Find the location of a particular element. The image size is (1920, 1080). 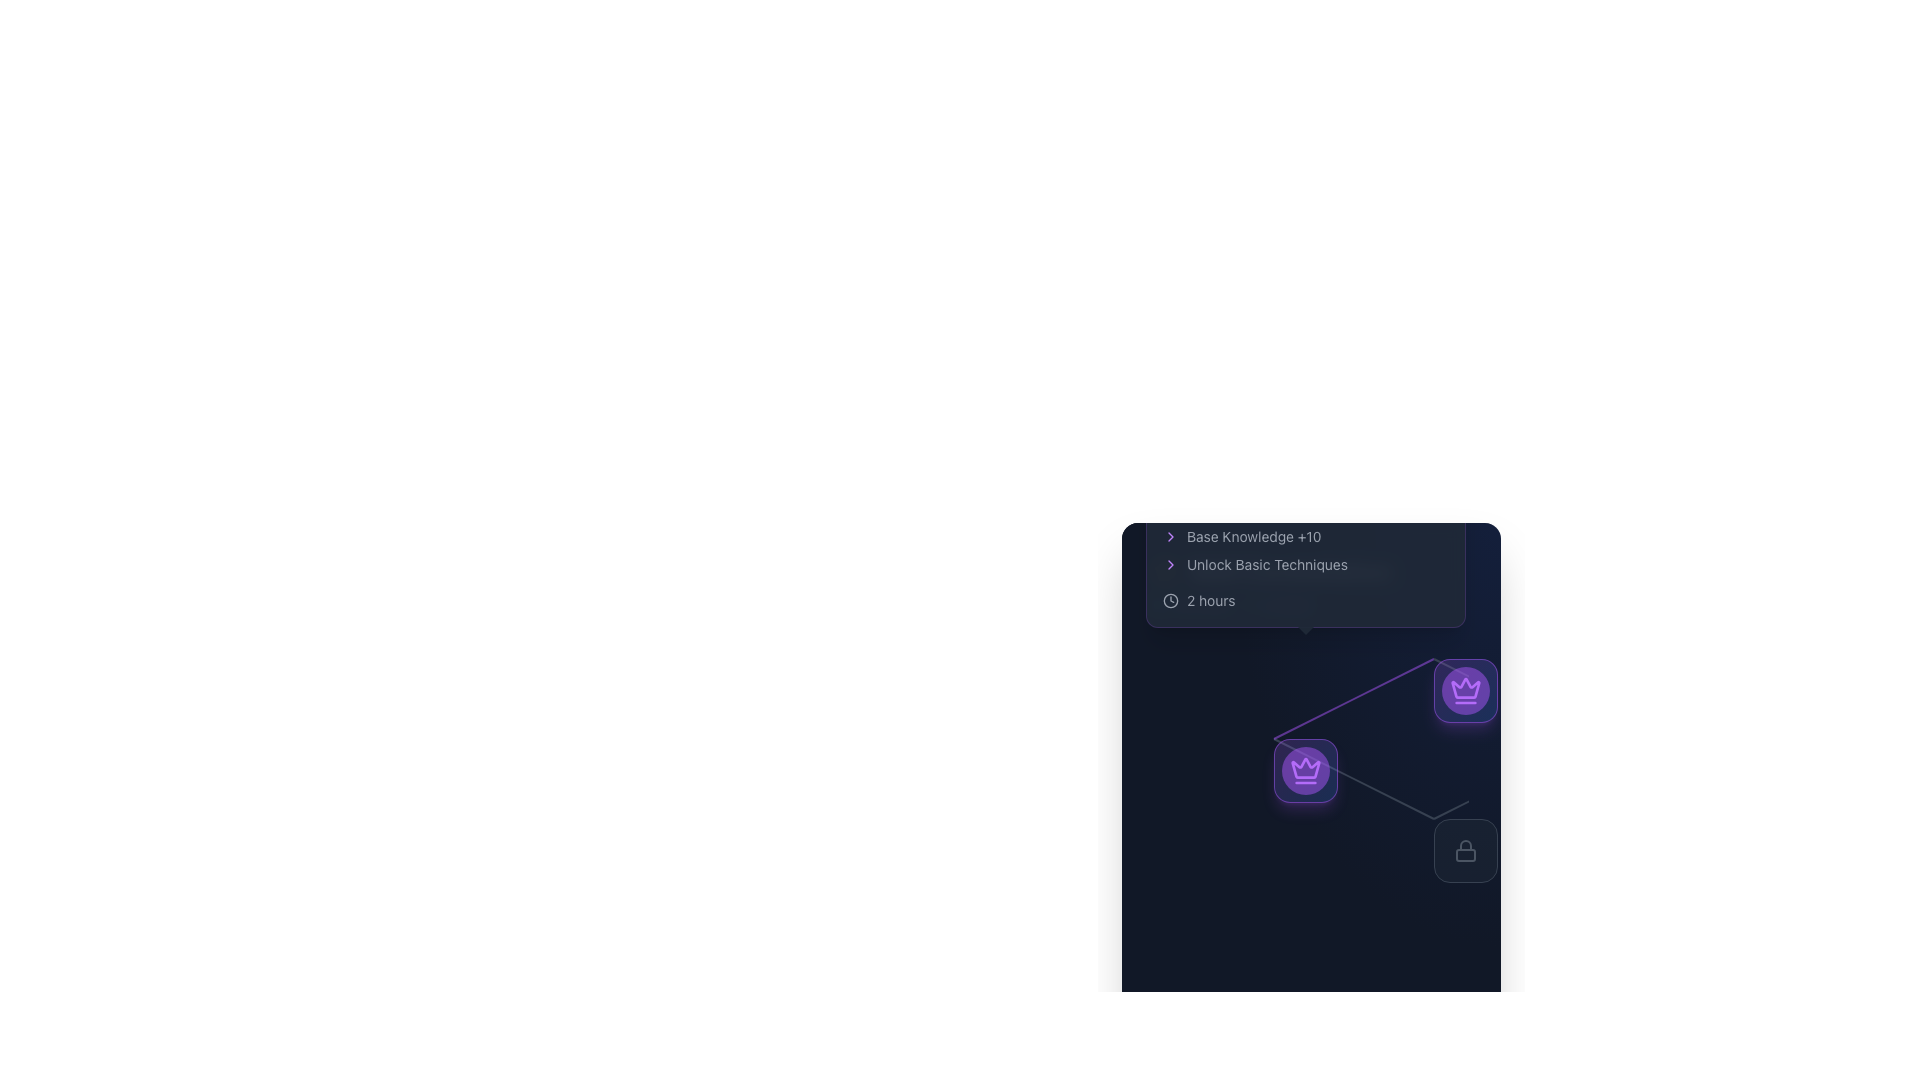

the achievement icon located in the bottom-right portion of the interface, which visually represents a rating is located at coordinates (1165, 570).